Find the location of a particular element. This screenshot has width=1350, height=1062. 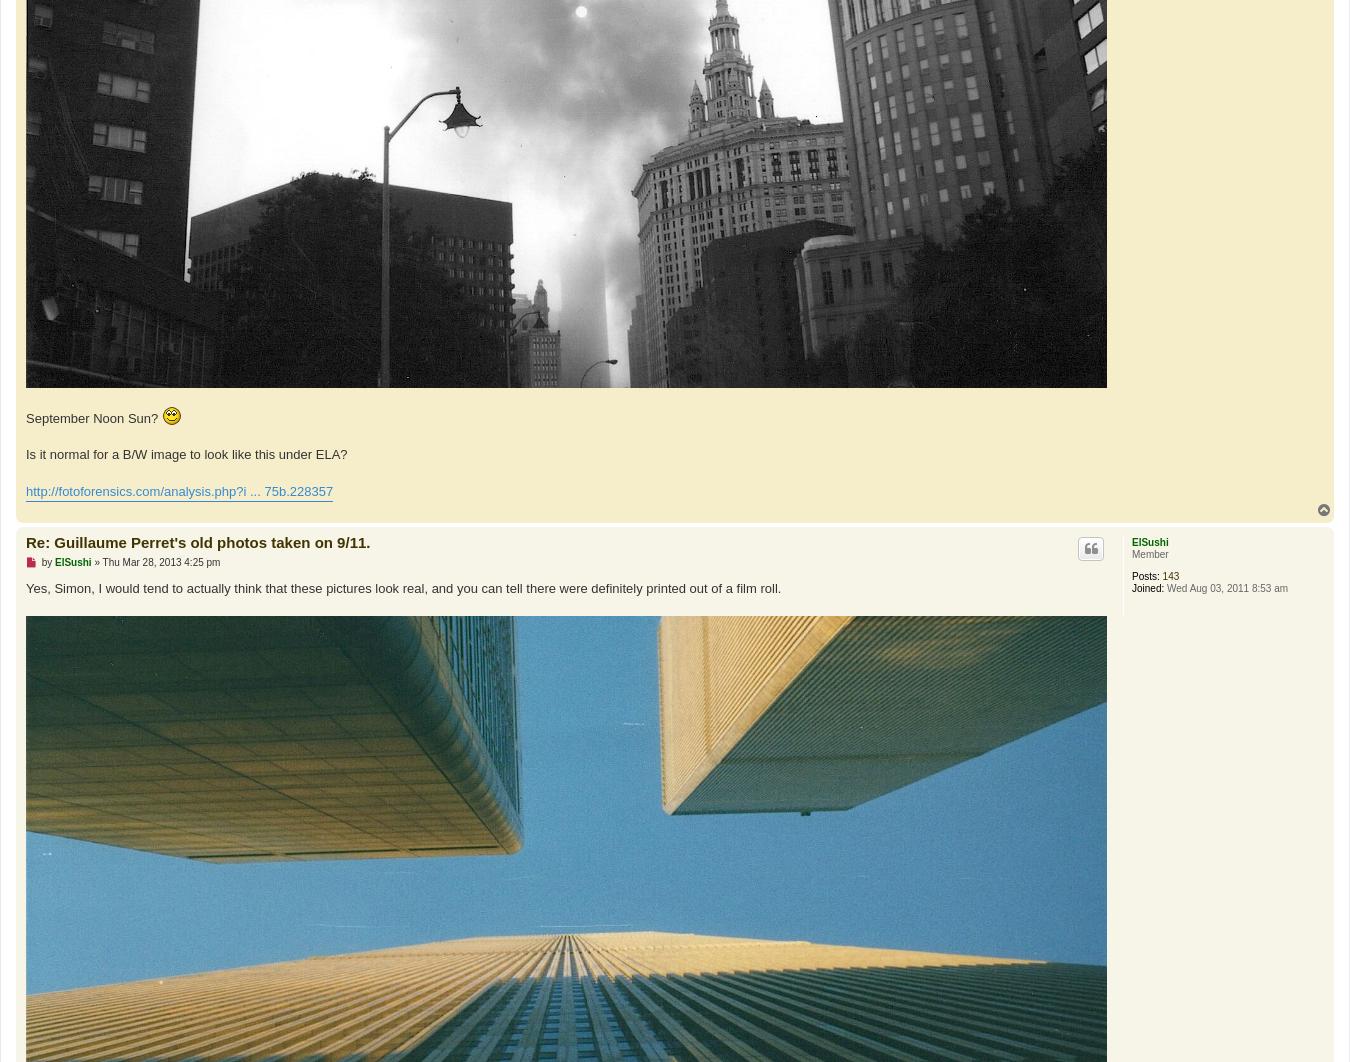

'Re: Guillaume Perret's old photos taken on 9/11.' is located at coordinates (198, 541).